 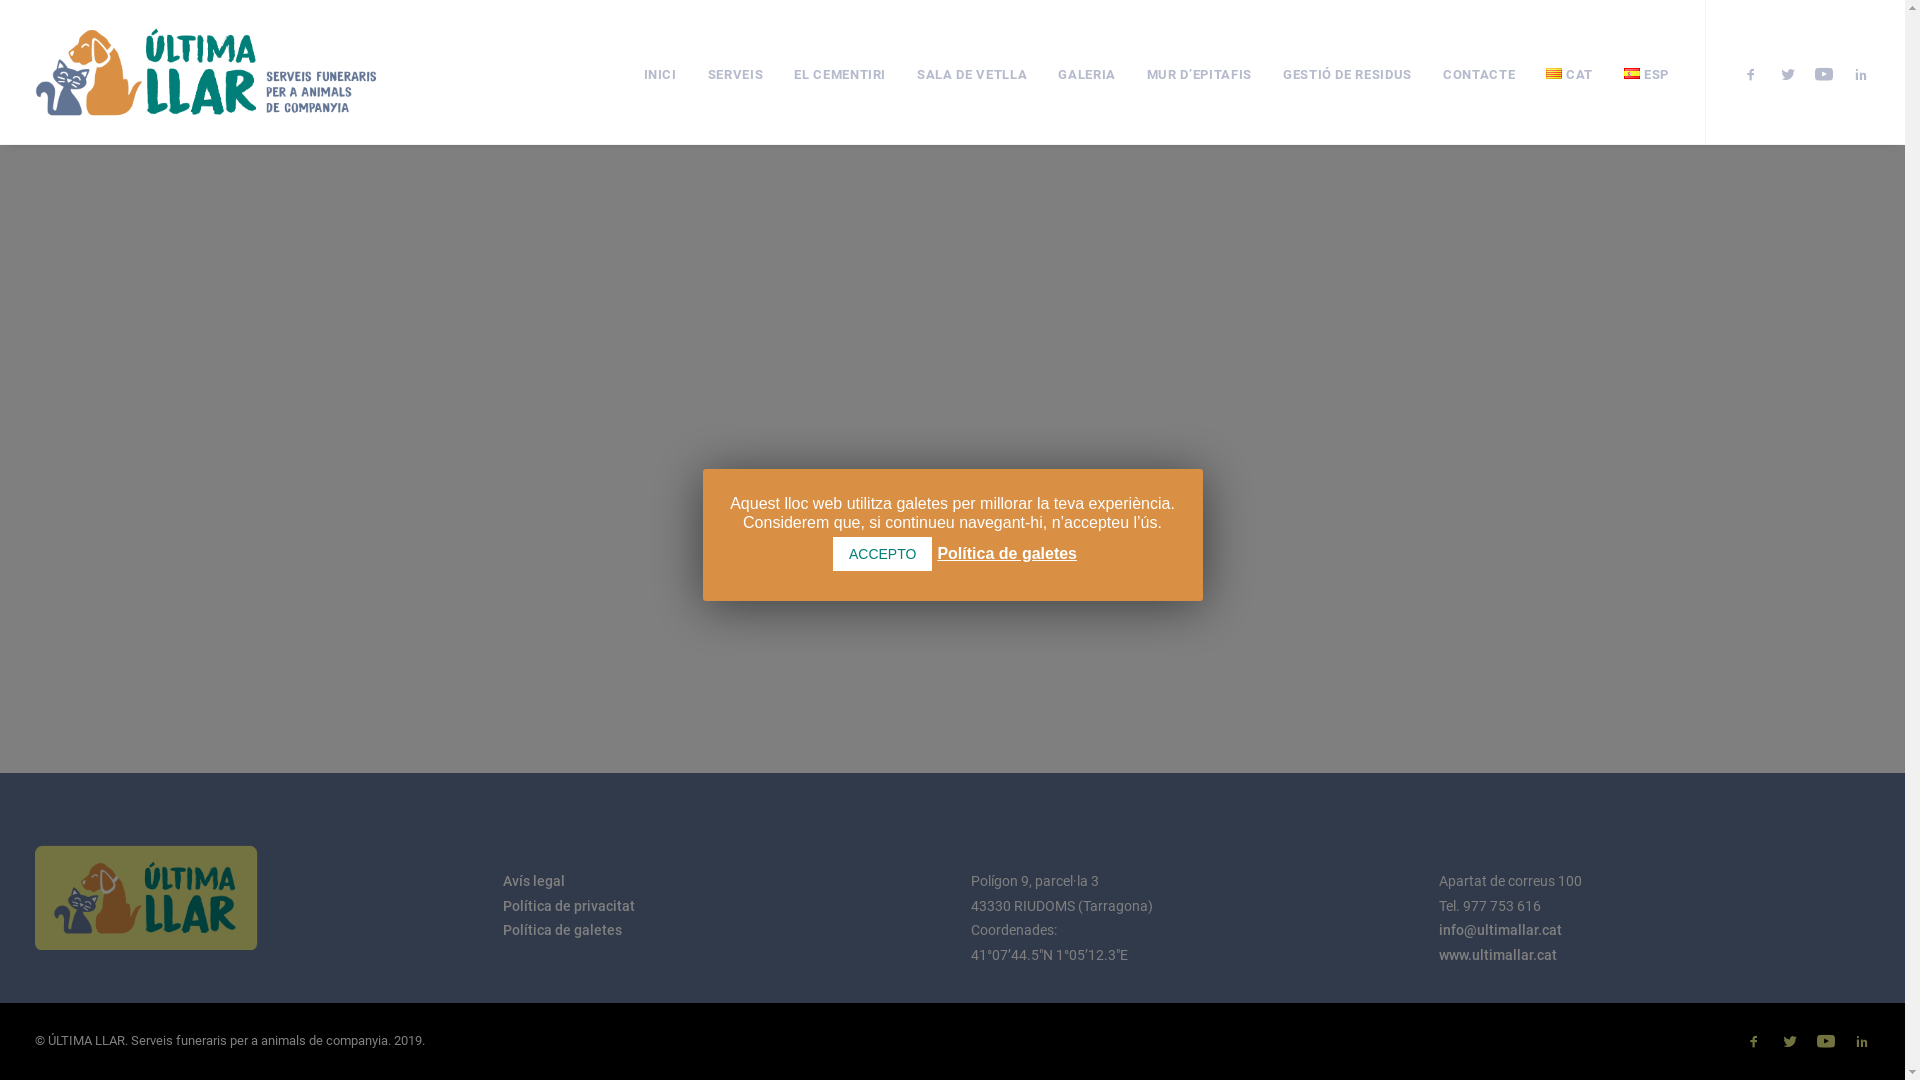 I want to click on 'info@ultimallar.cat', so click(x=1437, y=929).